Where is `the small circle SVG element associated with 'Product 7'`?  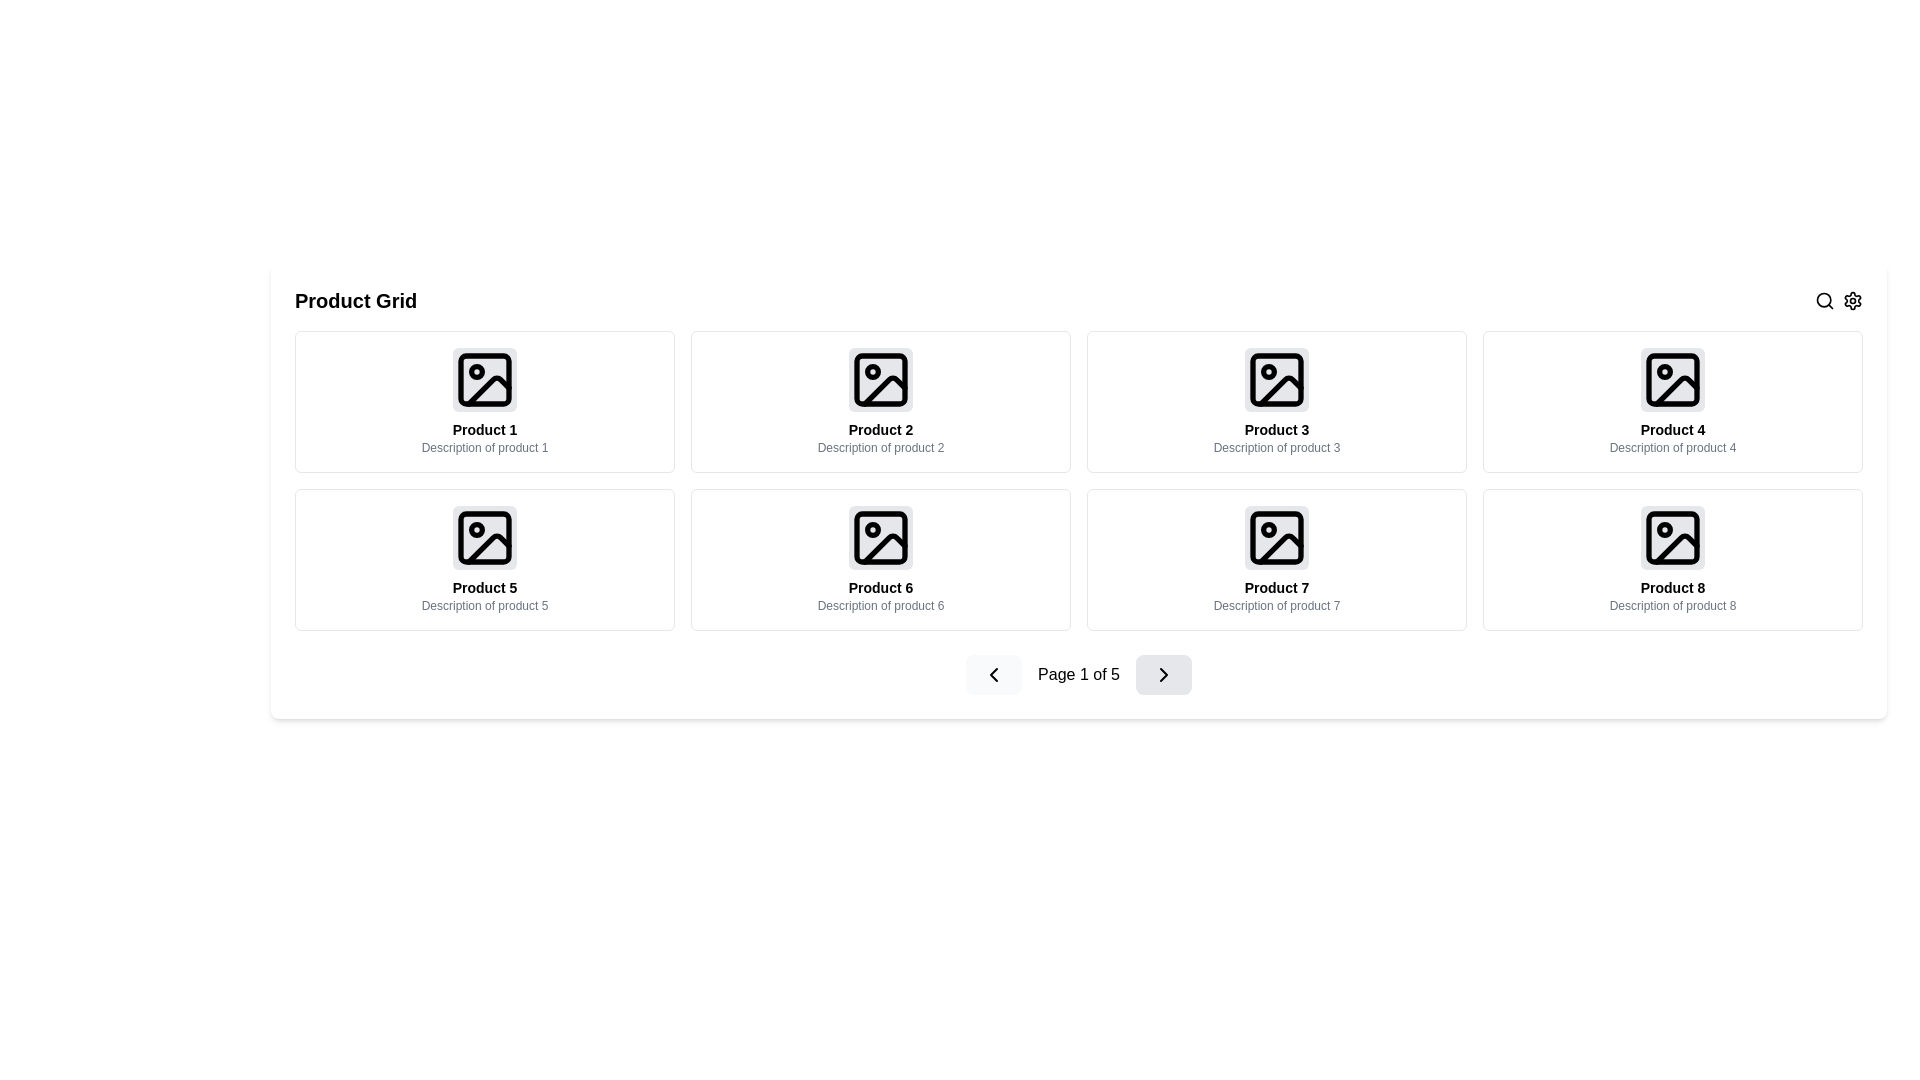 the small circle SVG element associated with 'Product 7' is located at coordinates (1267, 528).